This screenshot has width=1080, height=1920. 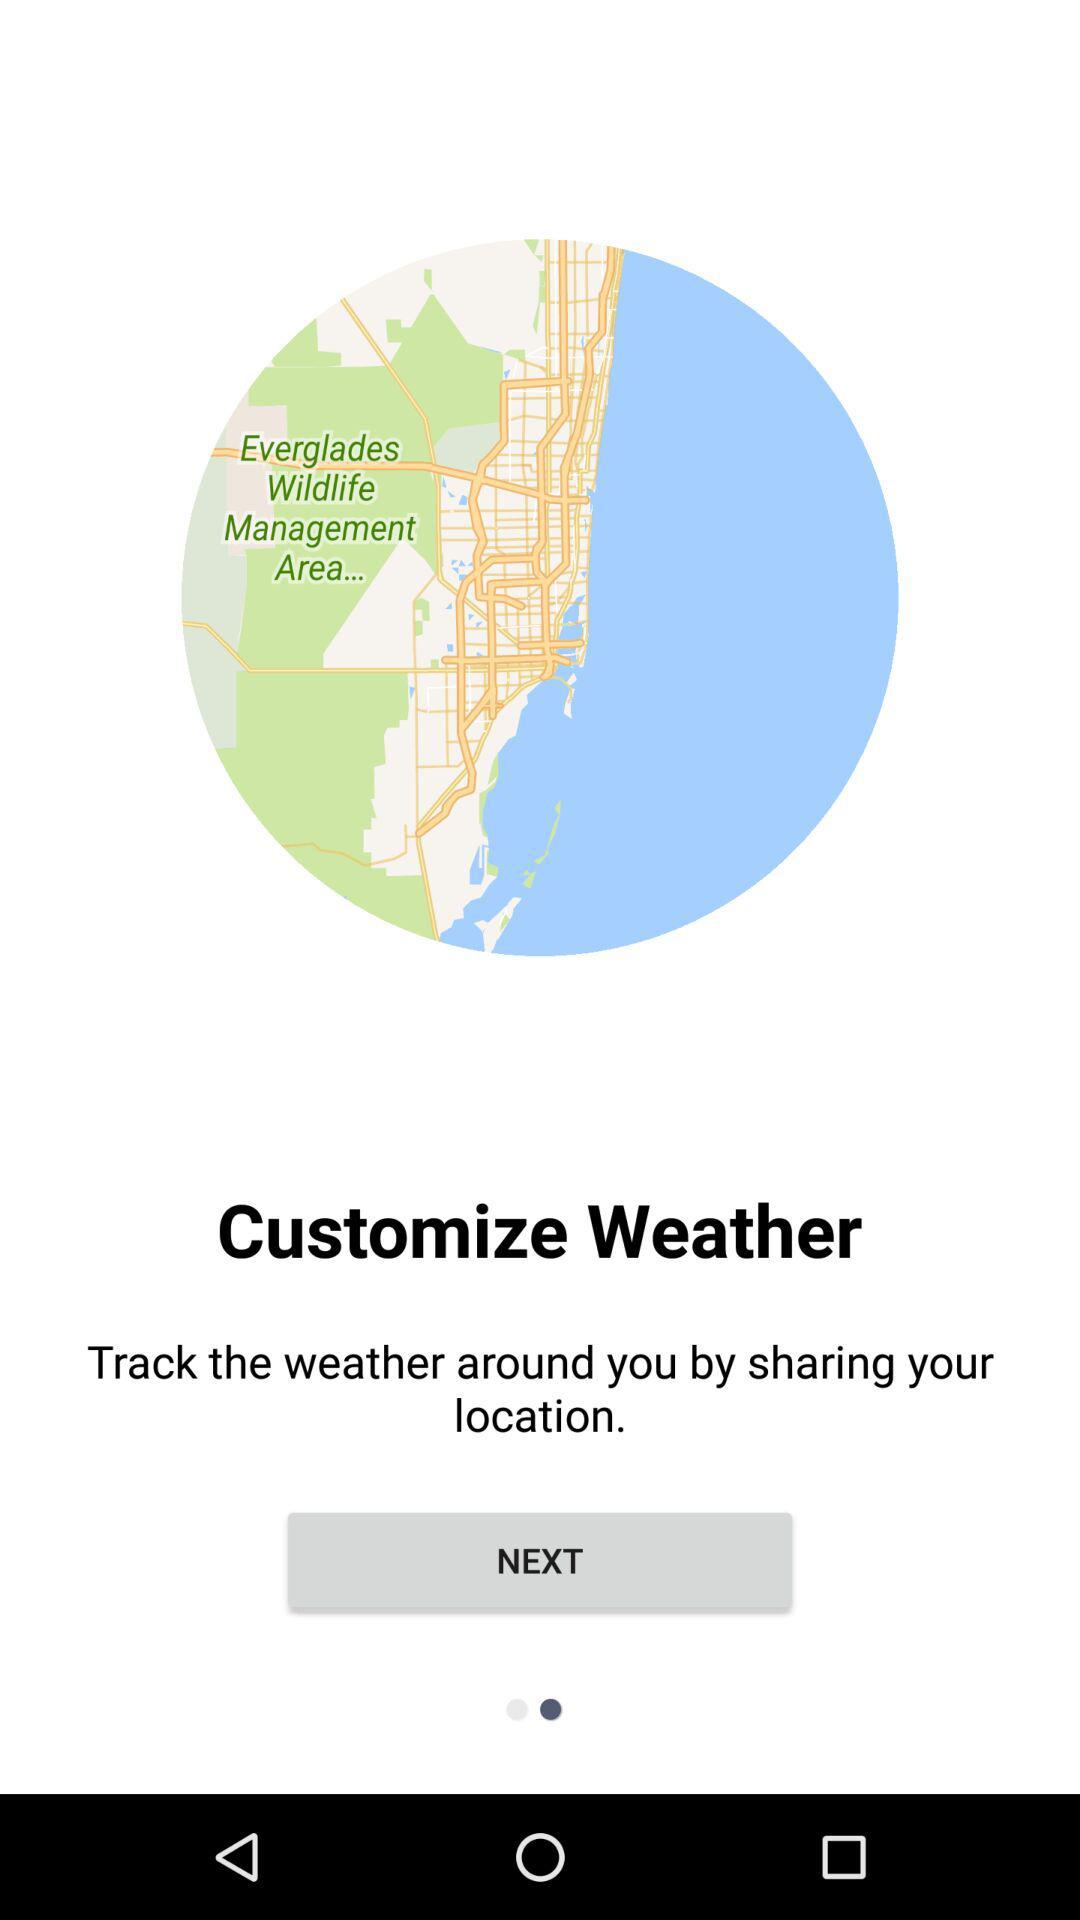 I want to click on icon below the track the weather, so click(x=540, y=1559).